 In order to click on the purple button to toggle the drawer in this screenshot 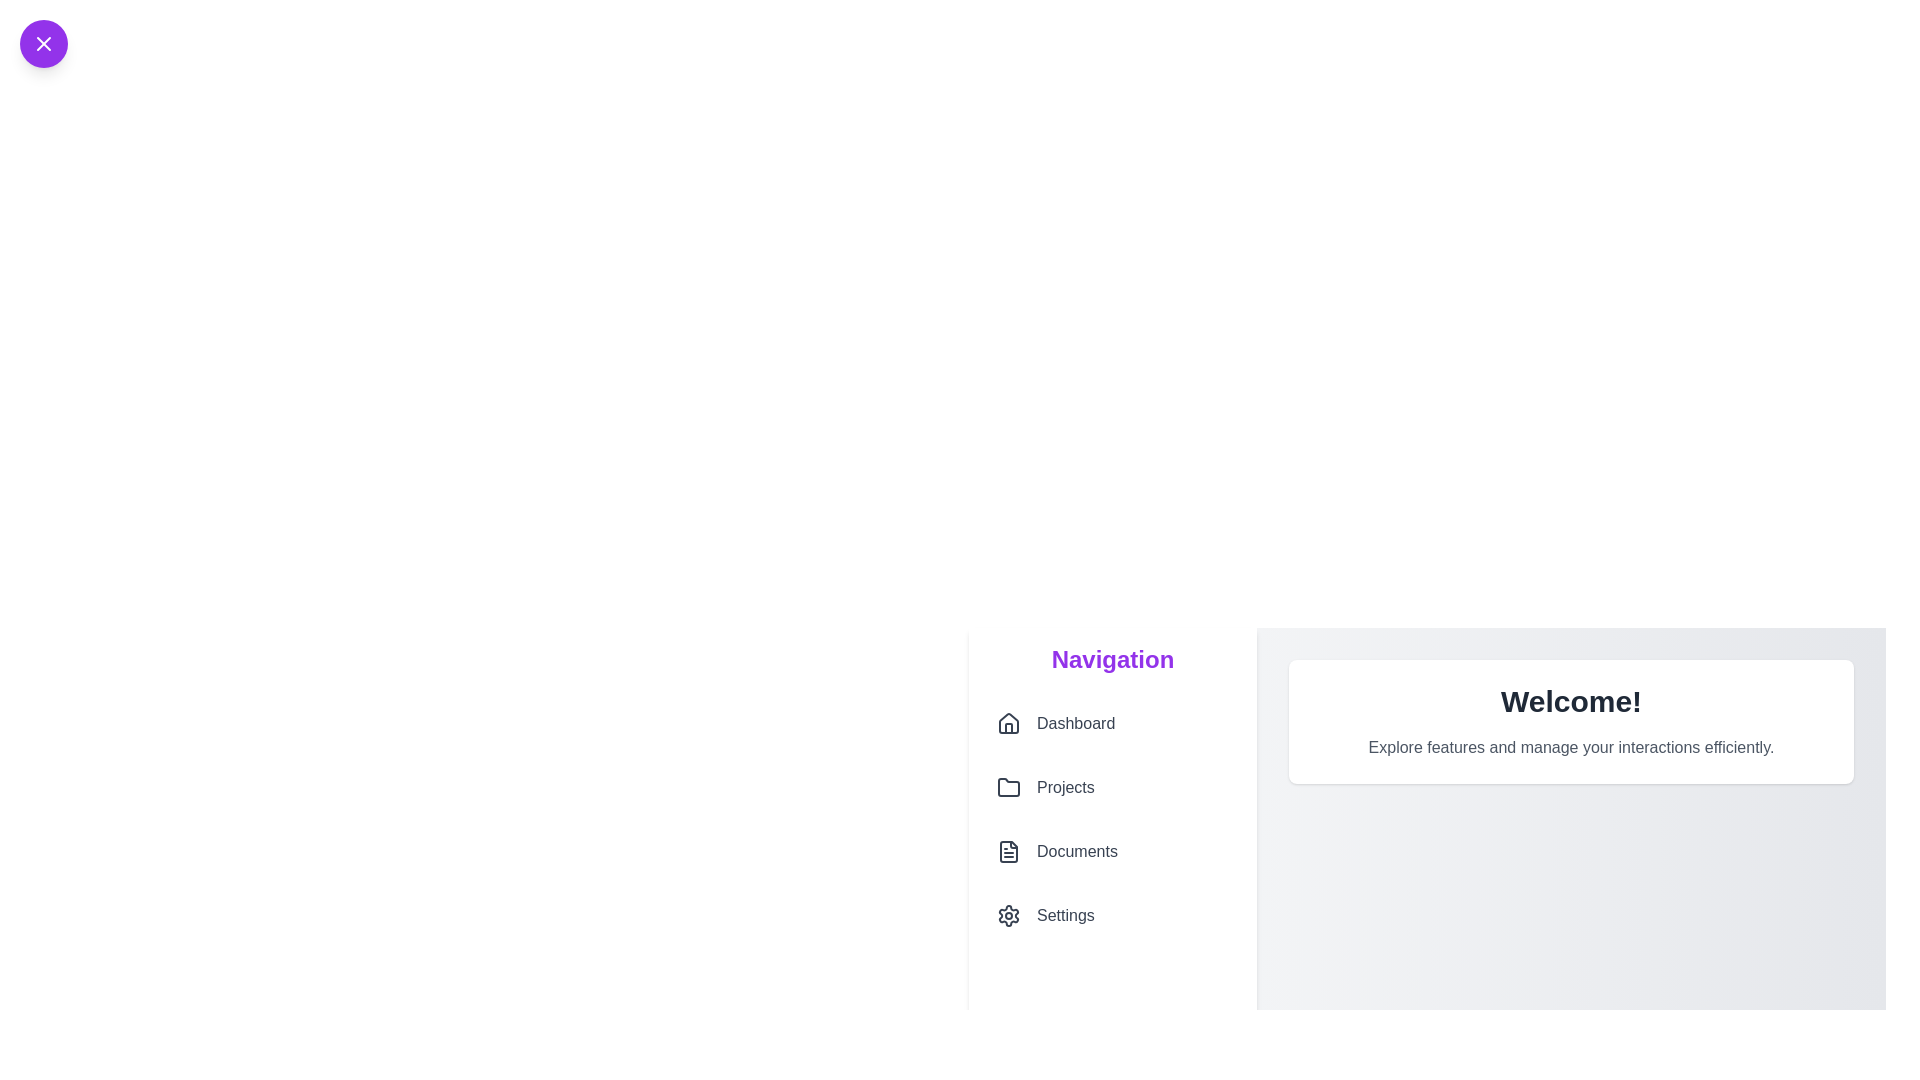, I will do `click(43, 43)`.